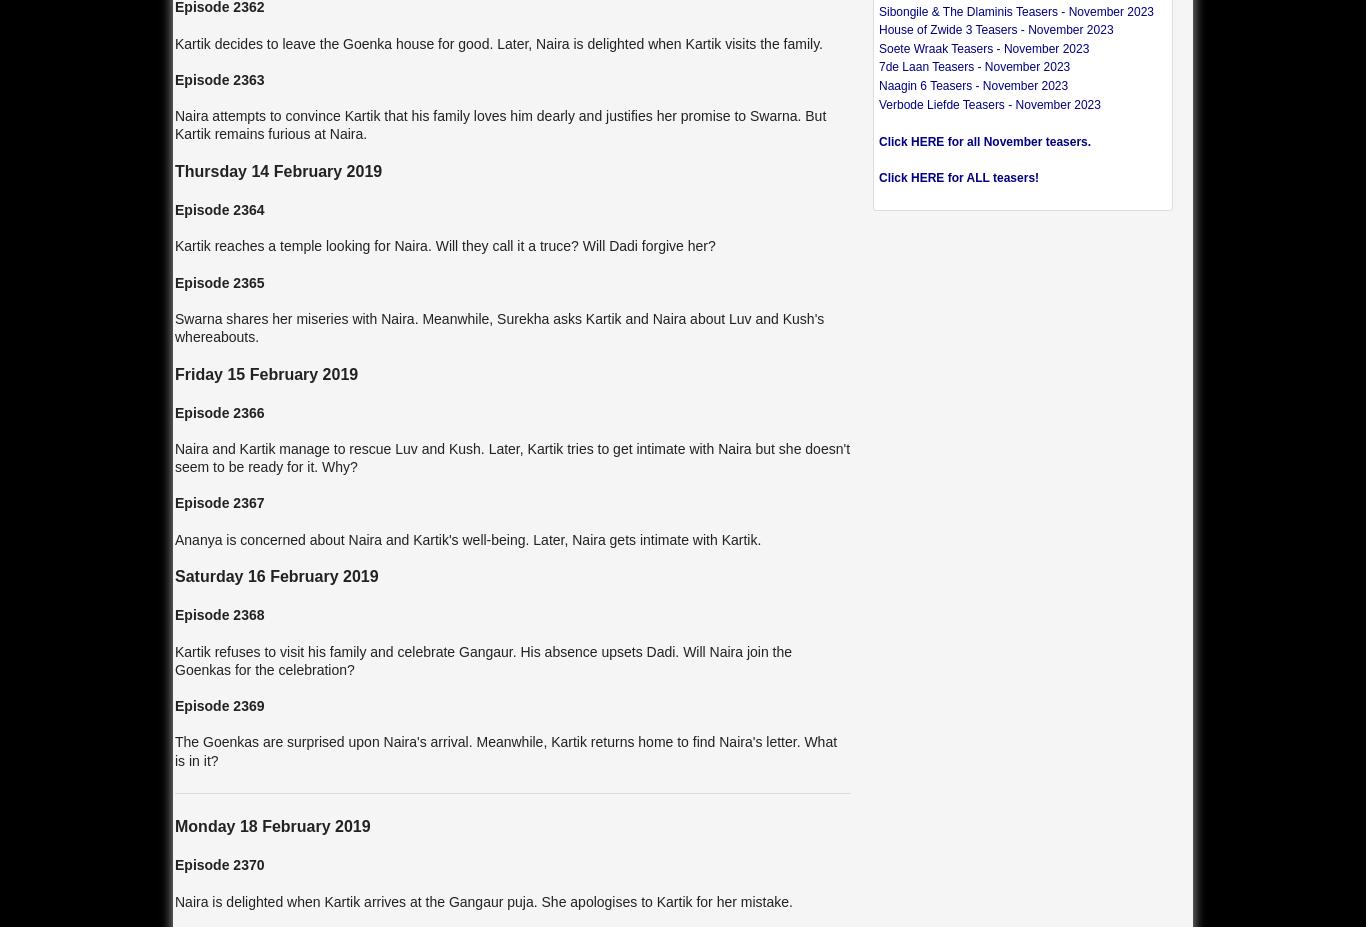 The height and width of the screenshot is (927, 1366). I want to click on 'Soete Wraak Teasers - November 2023', so click(984, 47).